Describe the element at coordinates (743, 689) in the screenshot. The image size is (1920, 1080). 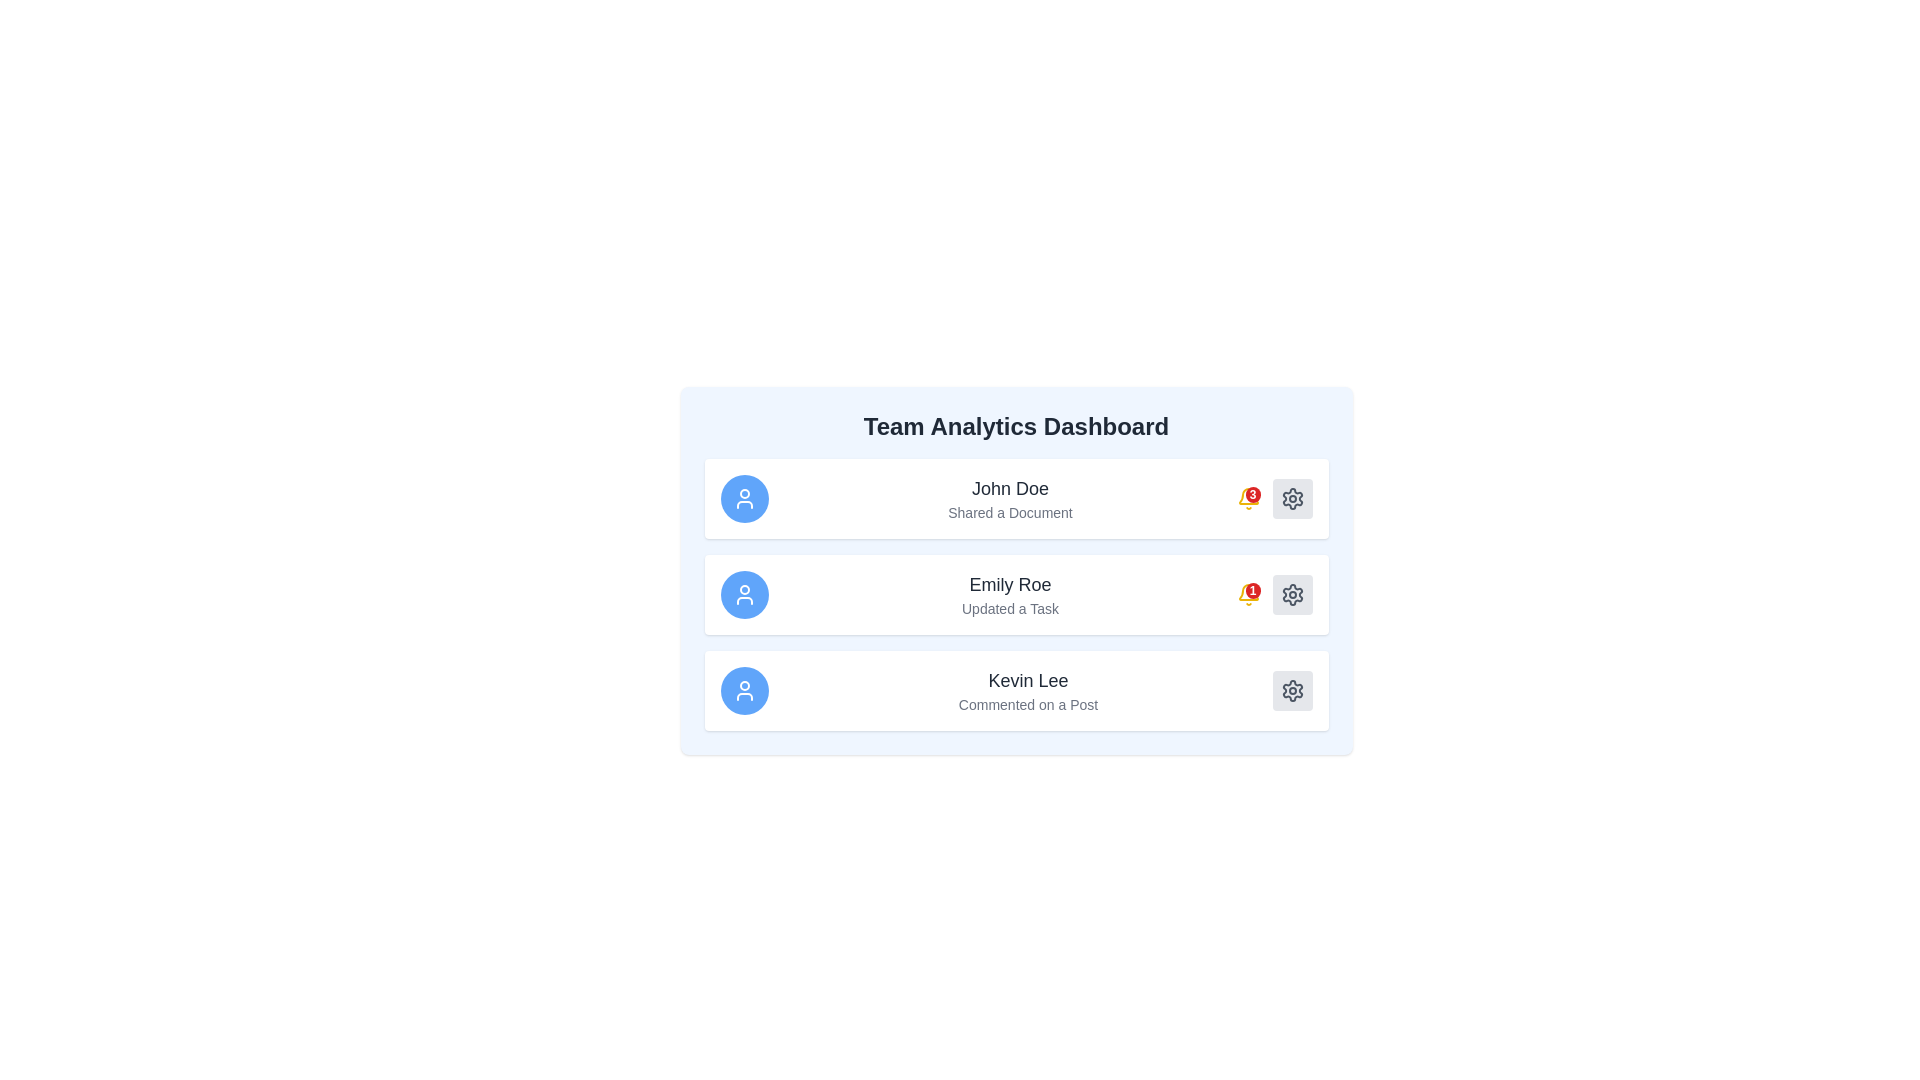
I see `circular blue icon with a white user silhouette representing 'Kevin Lee' located at the bottom of the card list` at that location.